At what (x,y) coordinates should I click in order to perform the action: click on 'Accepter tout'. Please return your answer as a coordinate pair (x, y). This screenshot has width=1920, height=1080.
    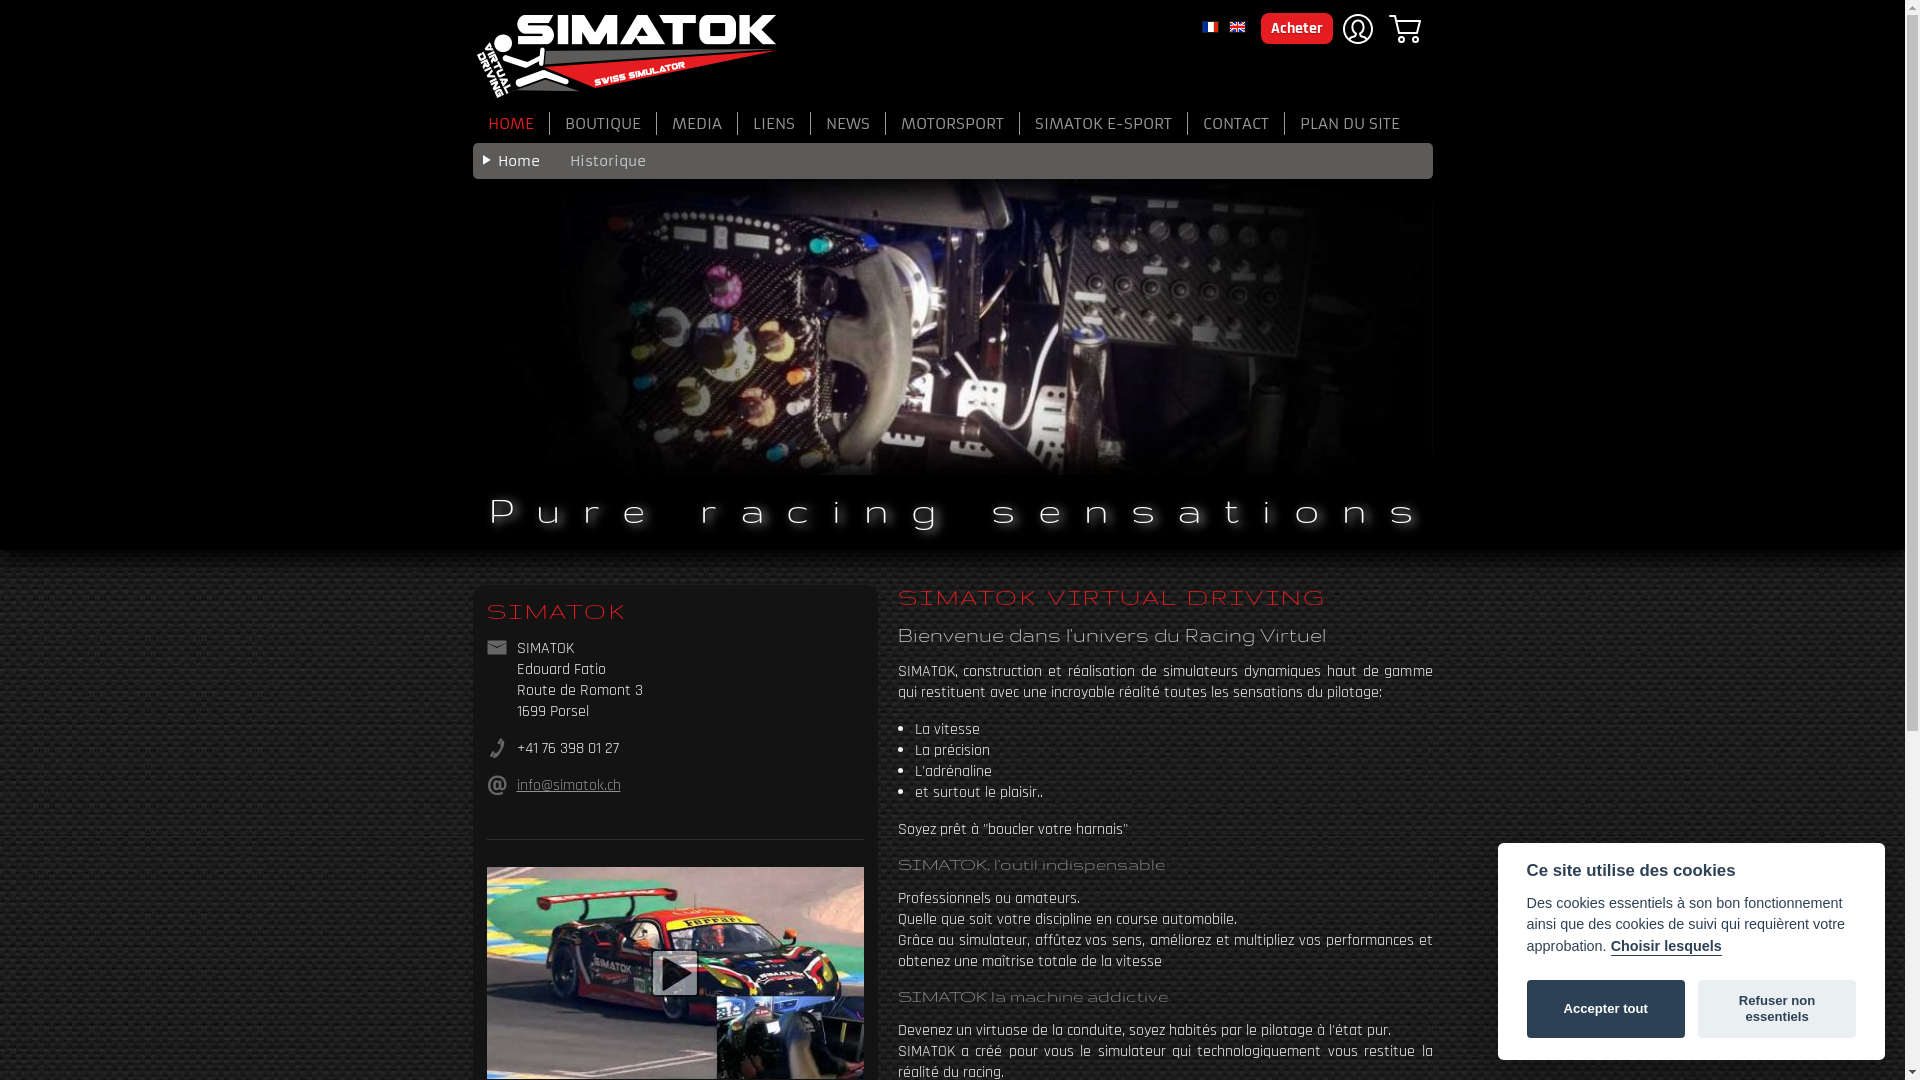
    Looking at the image, I should click on (1525, 1009).